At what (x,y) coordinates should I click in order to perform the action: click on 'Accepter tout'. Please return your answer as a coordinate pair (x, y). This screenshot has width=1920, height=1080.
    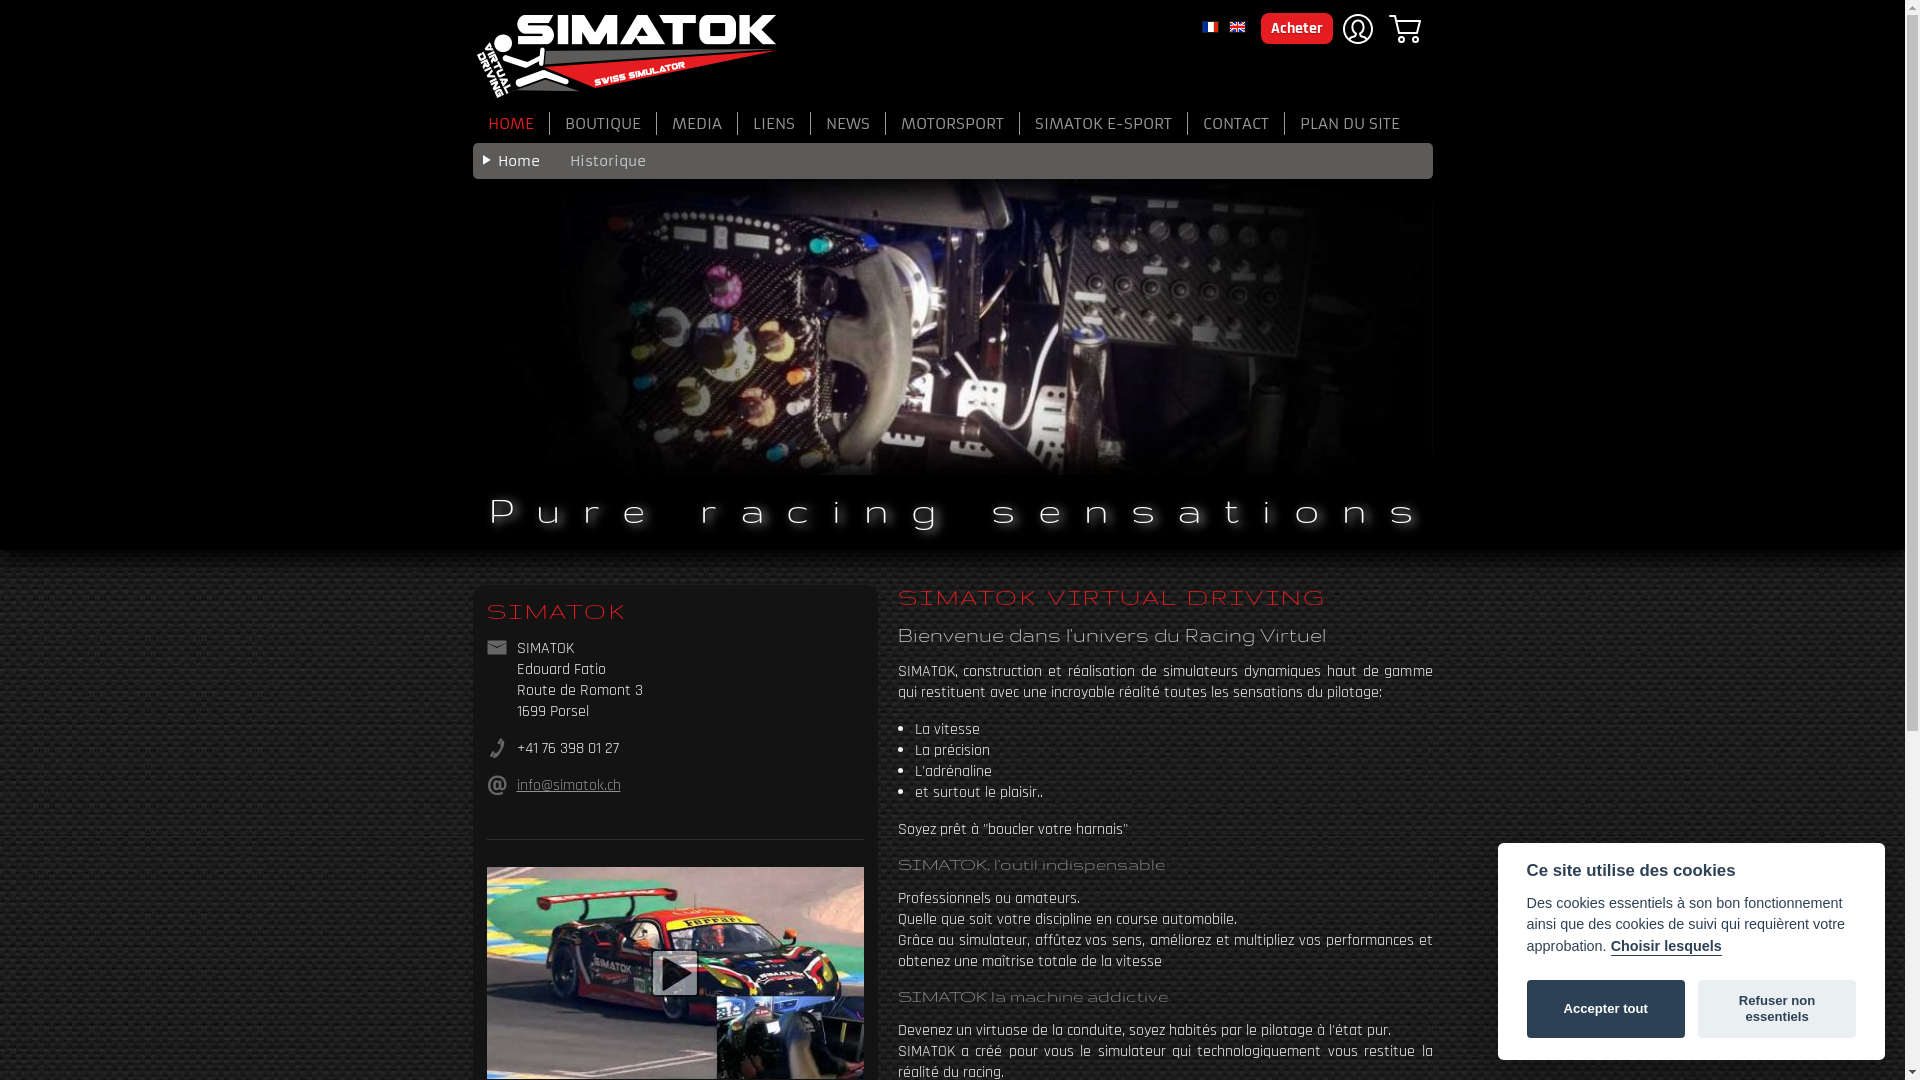
    Looking at the image, I should click on (1525, 1009).